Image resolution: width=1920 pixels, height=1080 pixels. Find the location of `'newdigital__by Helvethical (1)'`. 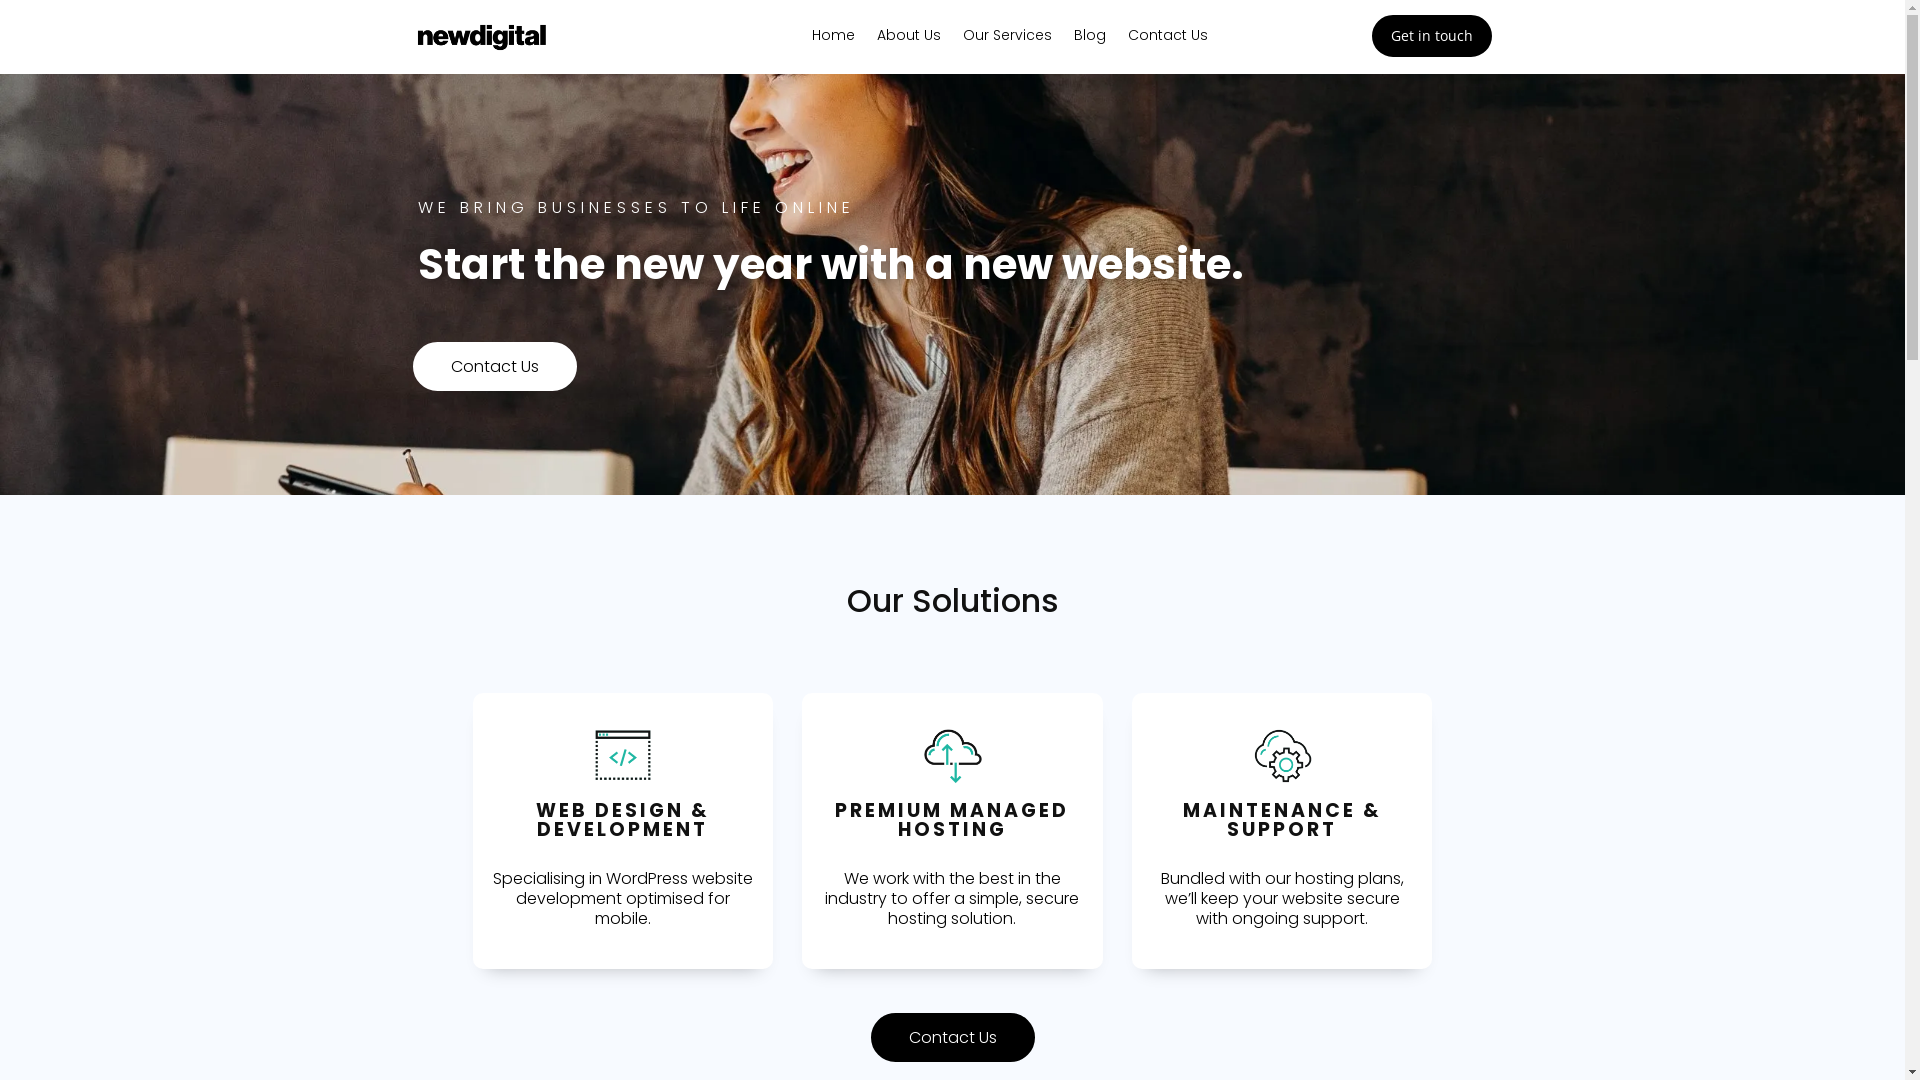

'newdigital__by Helvethical (1)' is located at coordinates (480, 37).